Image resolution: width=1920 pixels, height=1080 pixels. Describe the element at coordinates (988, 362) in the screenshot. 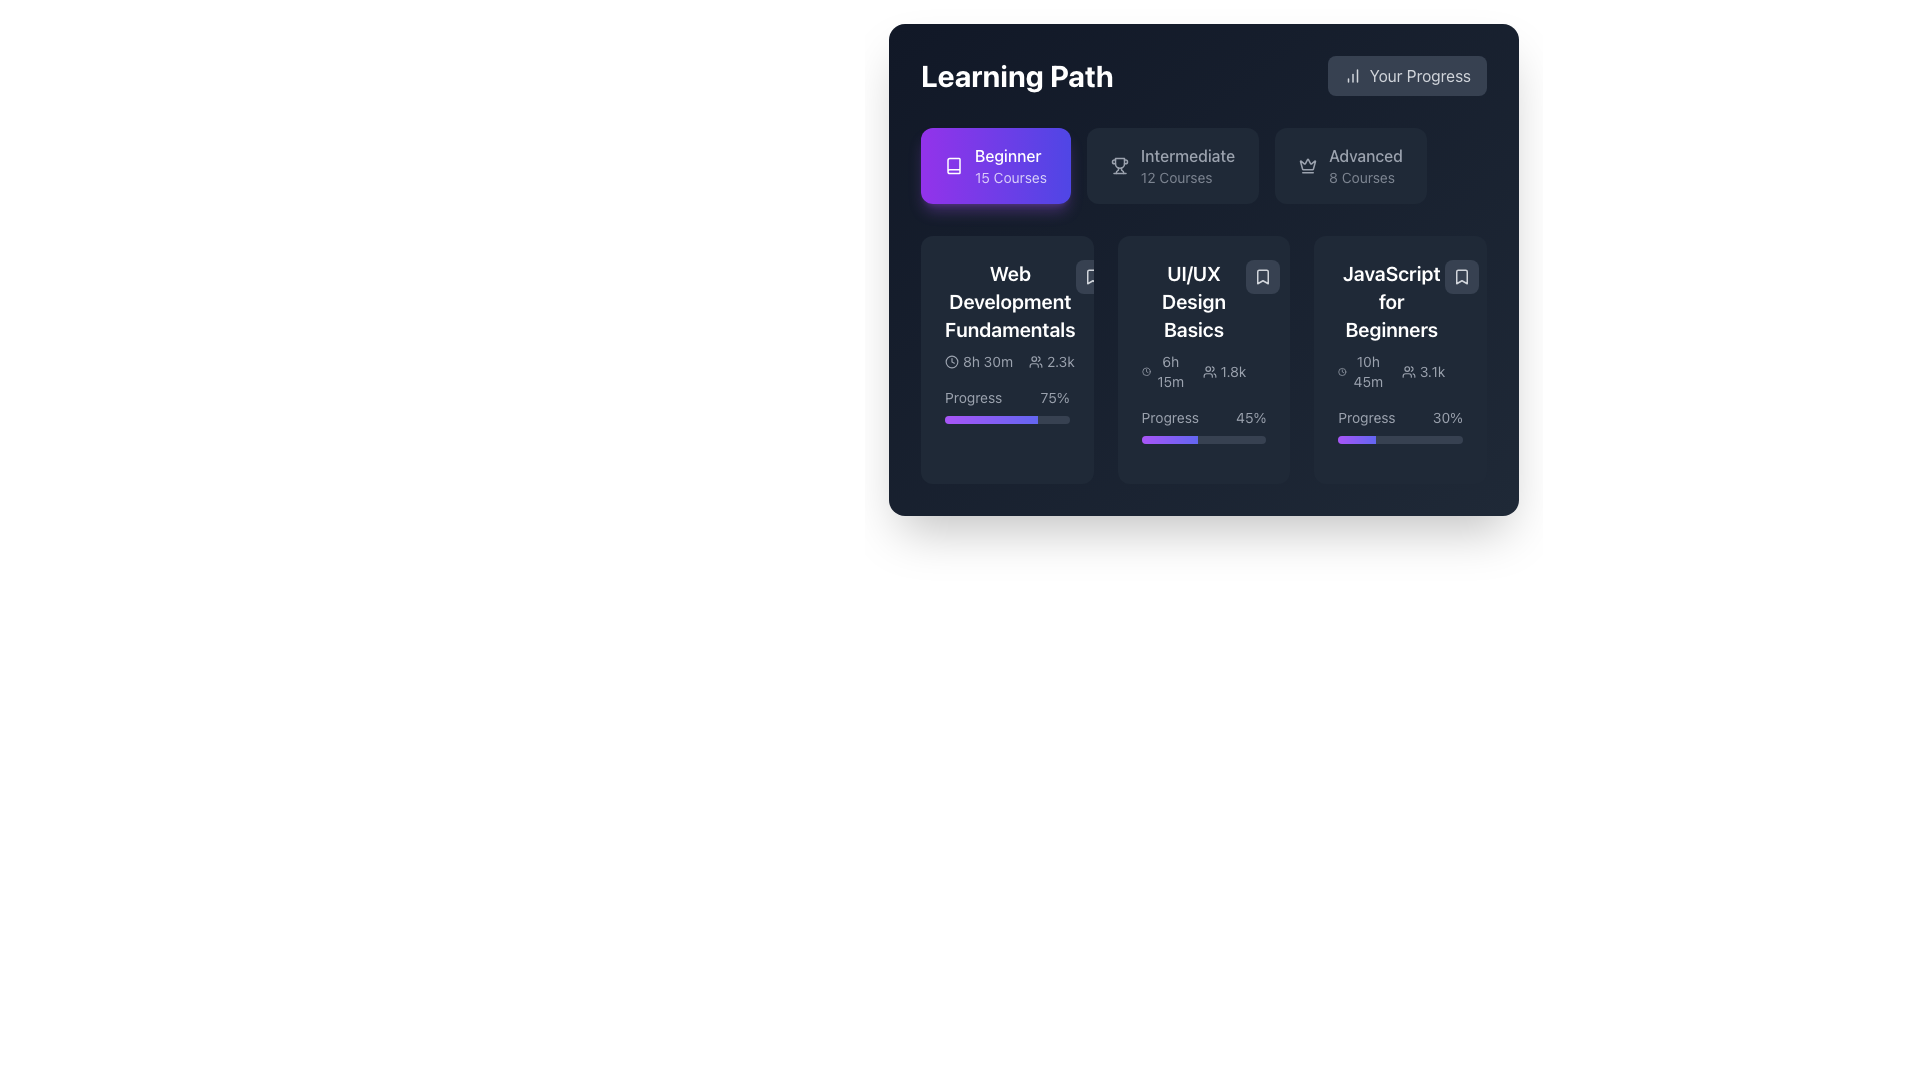

I see `the static text label displaying the time duration (8 hours and 30 minutes) for the 'Web Development Fundamentals' course, which is located in the first card of a horizontal list, positioned left of a clock icon` at that location.